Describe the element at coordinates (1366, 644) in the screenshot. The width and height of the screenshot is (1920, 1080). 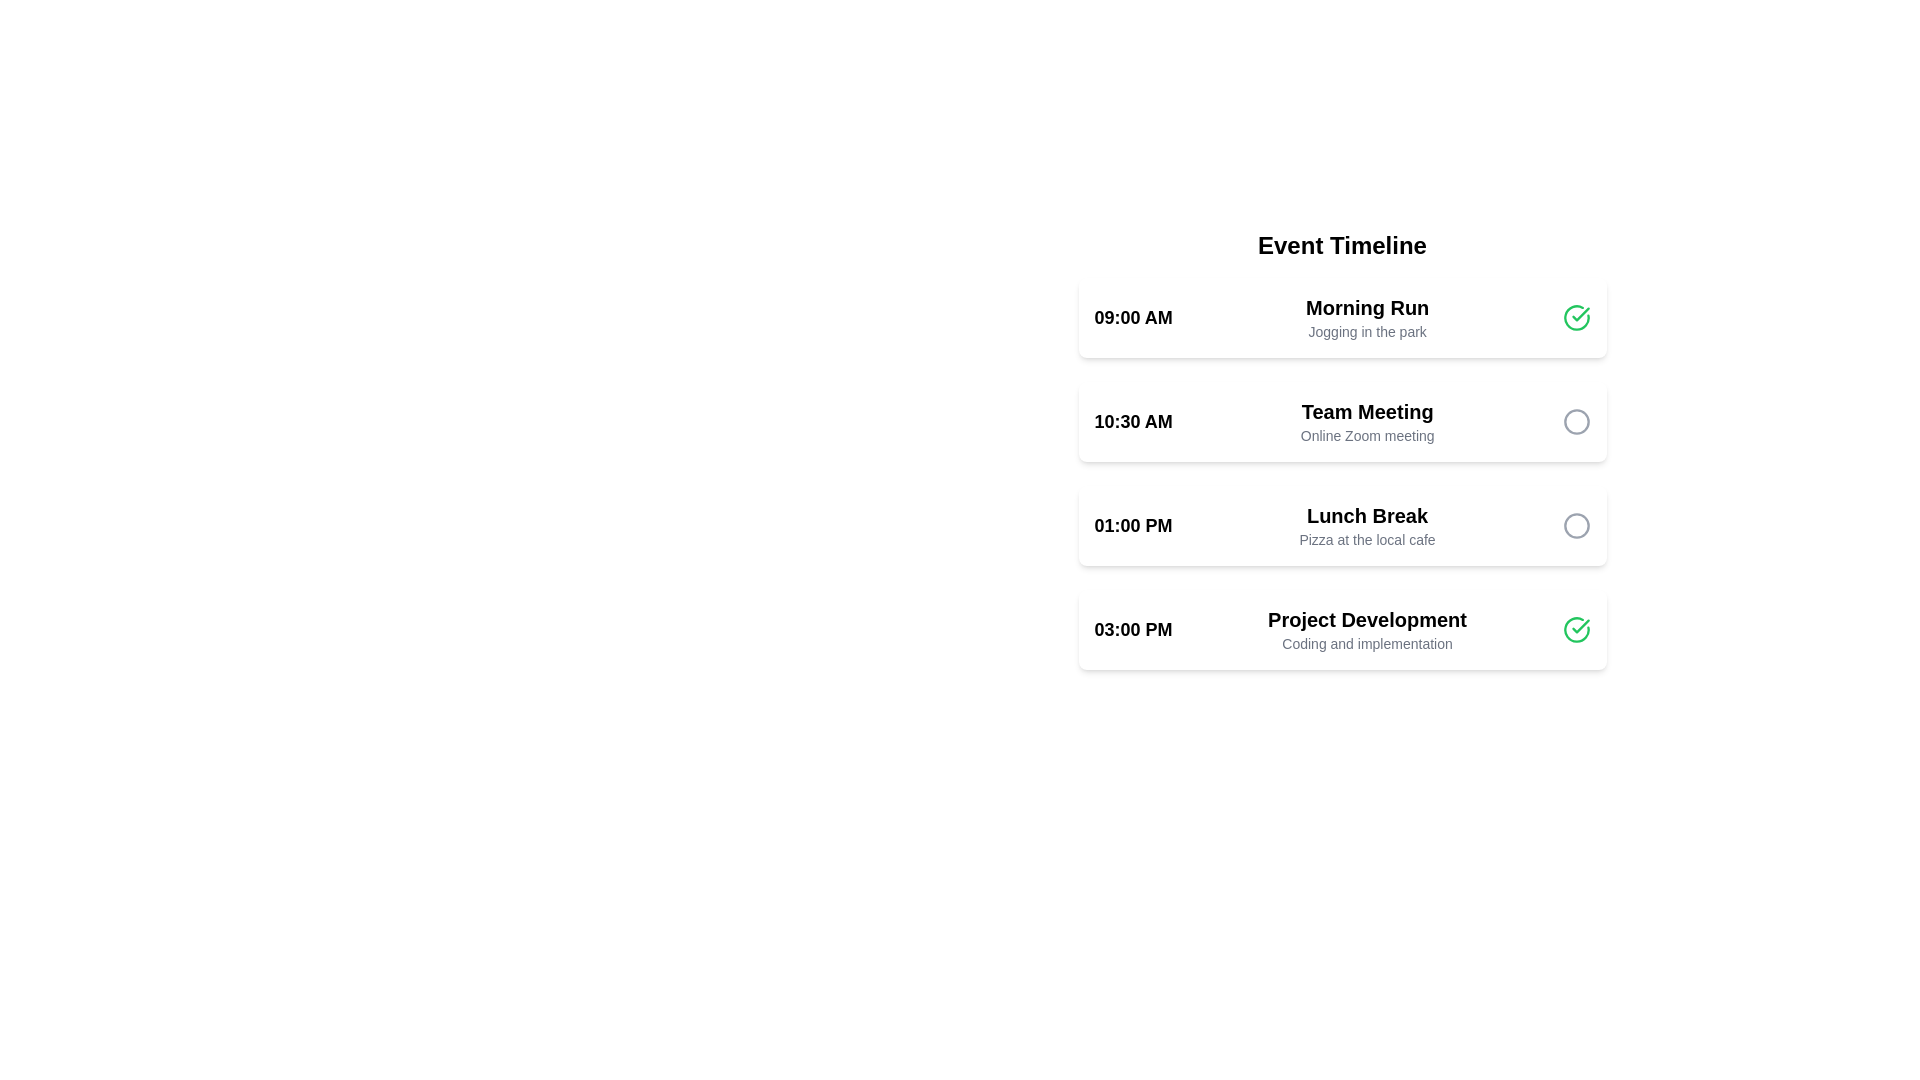
I see `information displayed in the text label that shows 'Coding and implementation' located below the 'Project Development' header in the 03:00 PM time slot section of the event timeline interface` at that location.